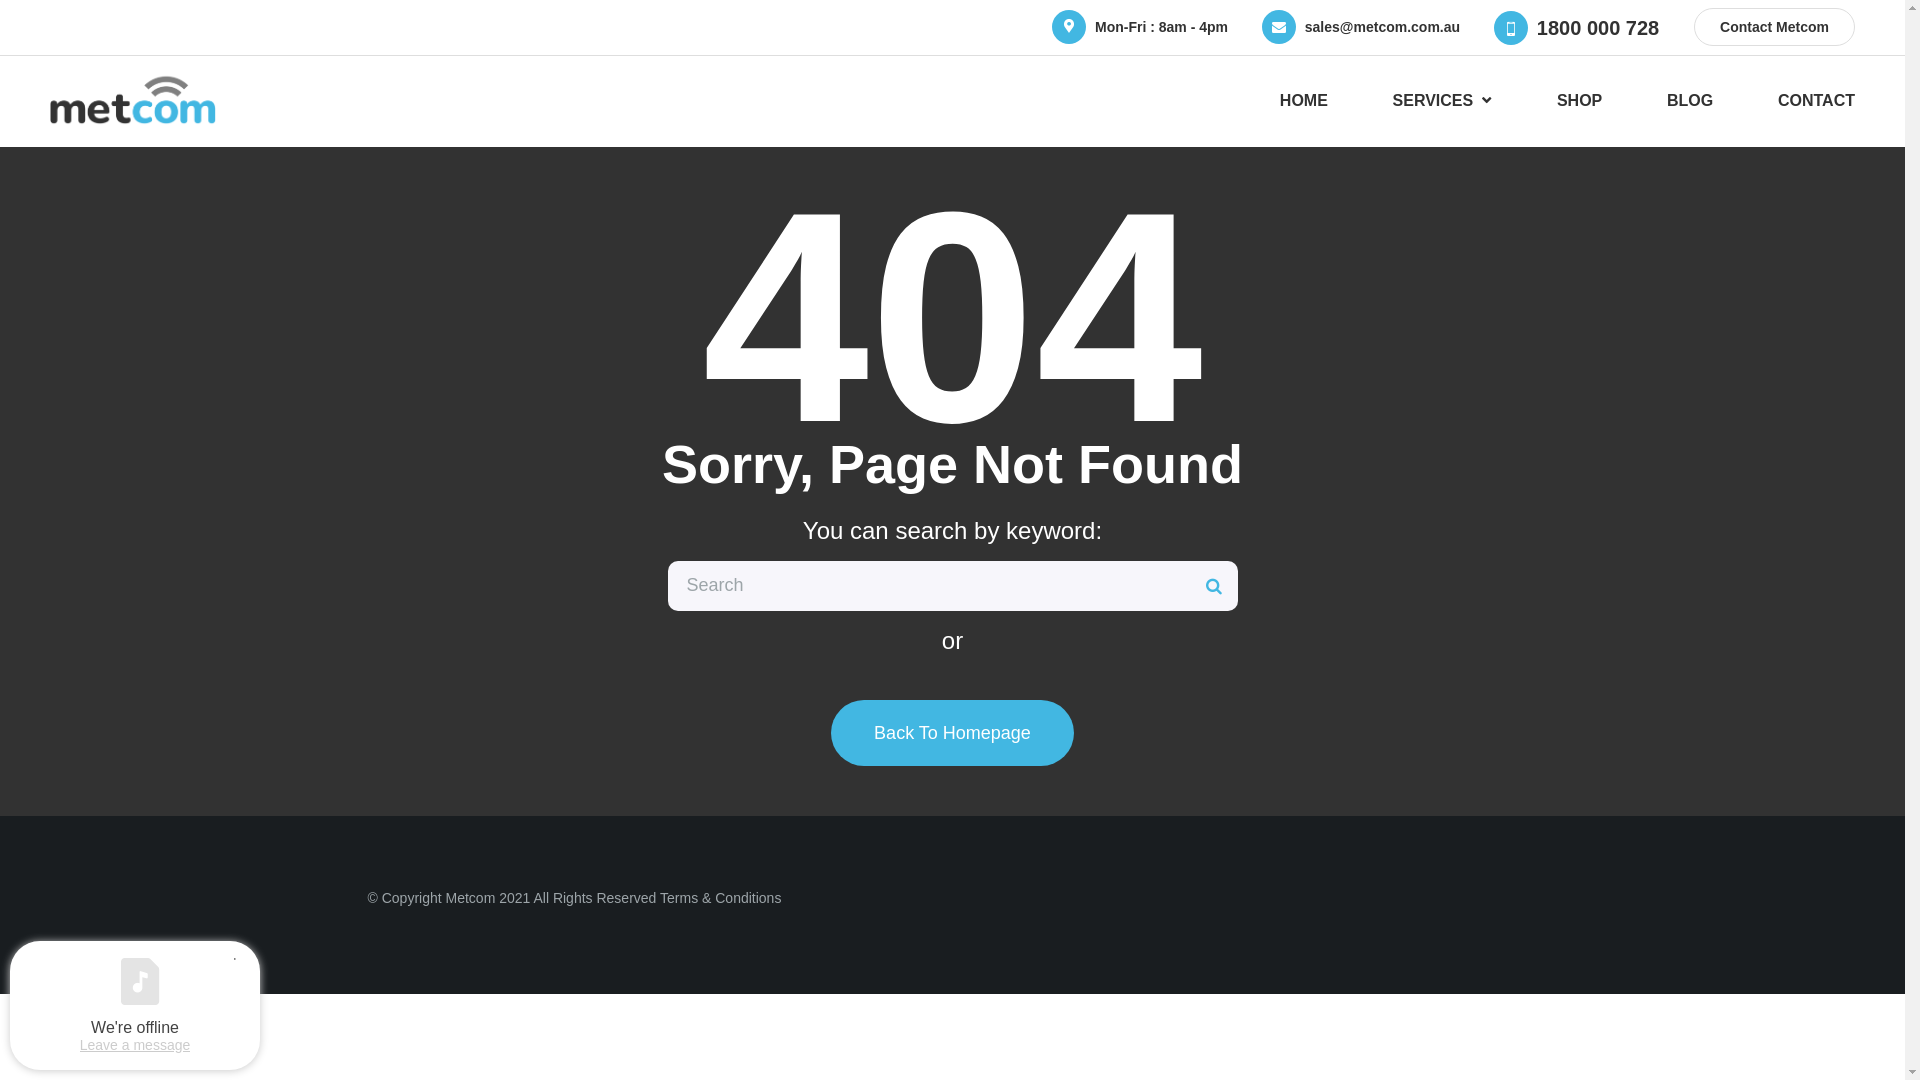 The image size is (1920, 1080). I want to click on 'SERVICES', so click(1443, 101).